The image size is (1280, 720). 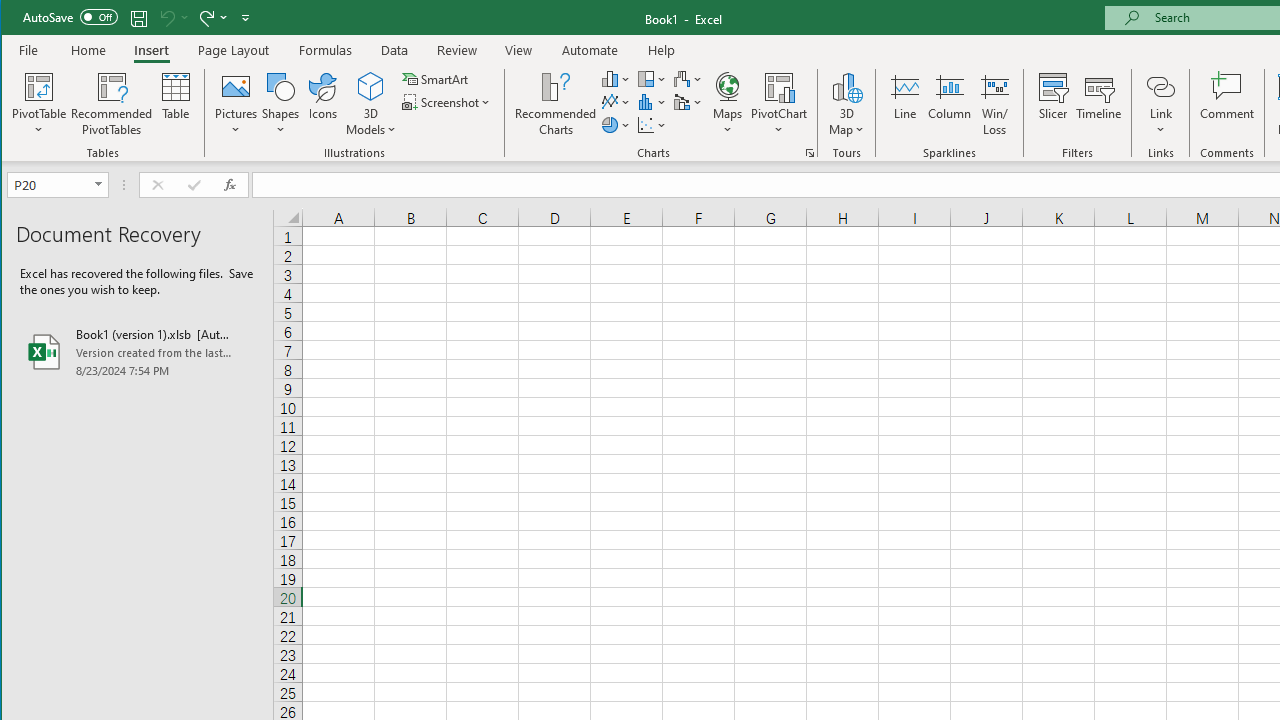 I want to click on 'Maps', so click(x=726, y=104).